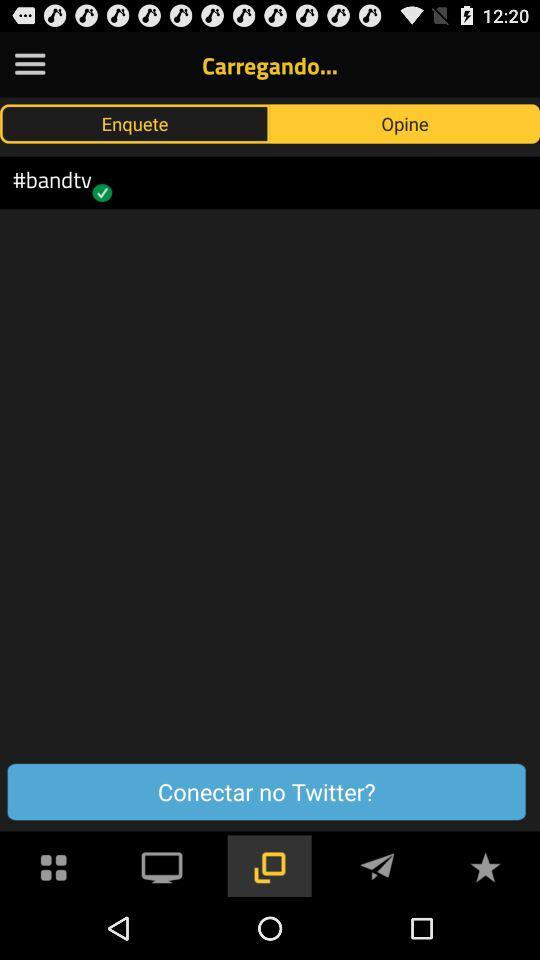 Image resolution: width=540 pixels, height=960 pixels. I want to click on drop down menu, so click(29, 64).